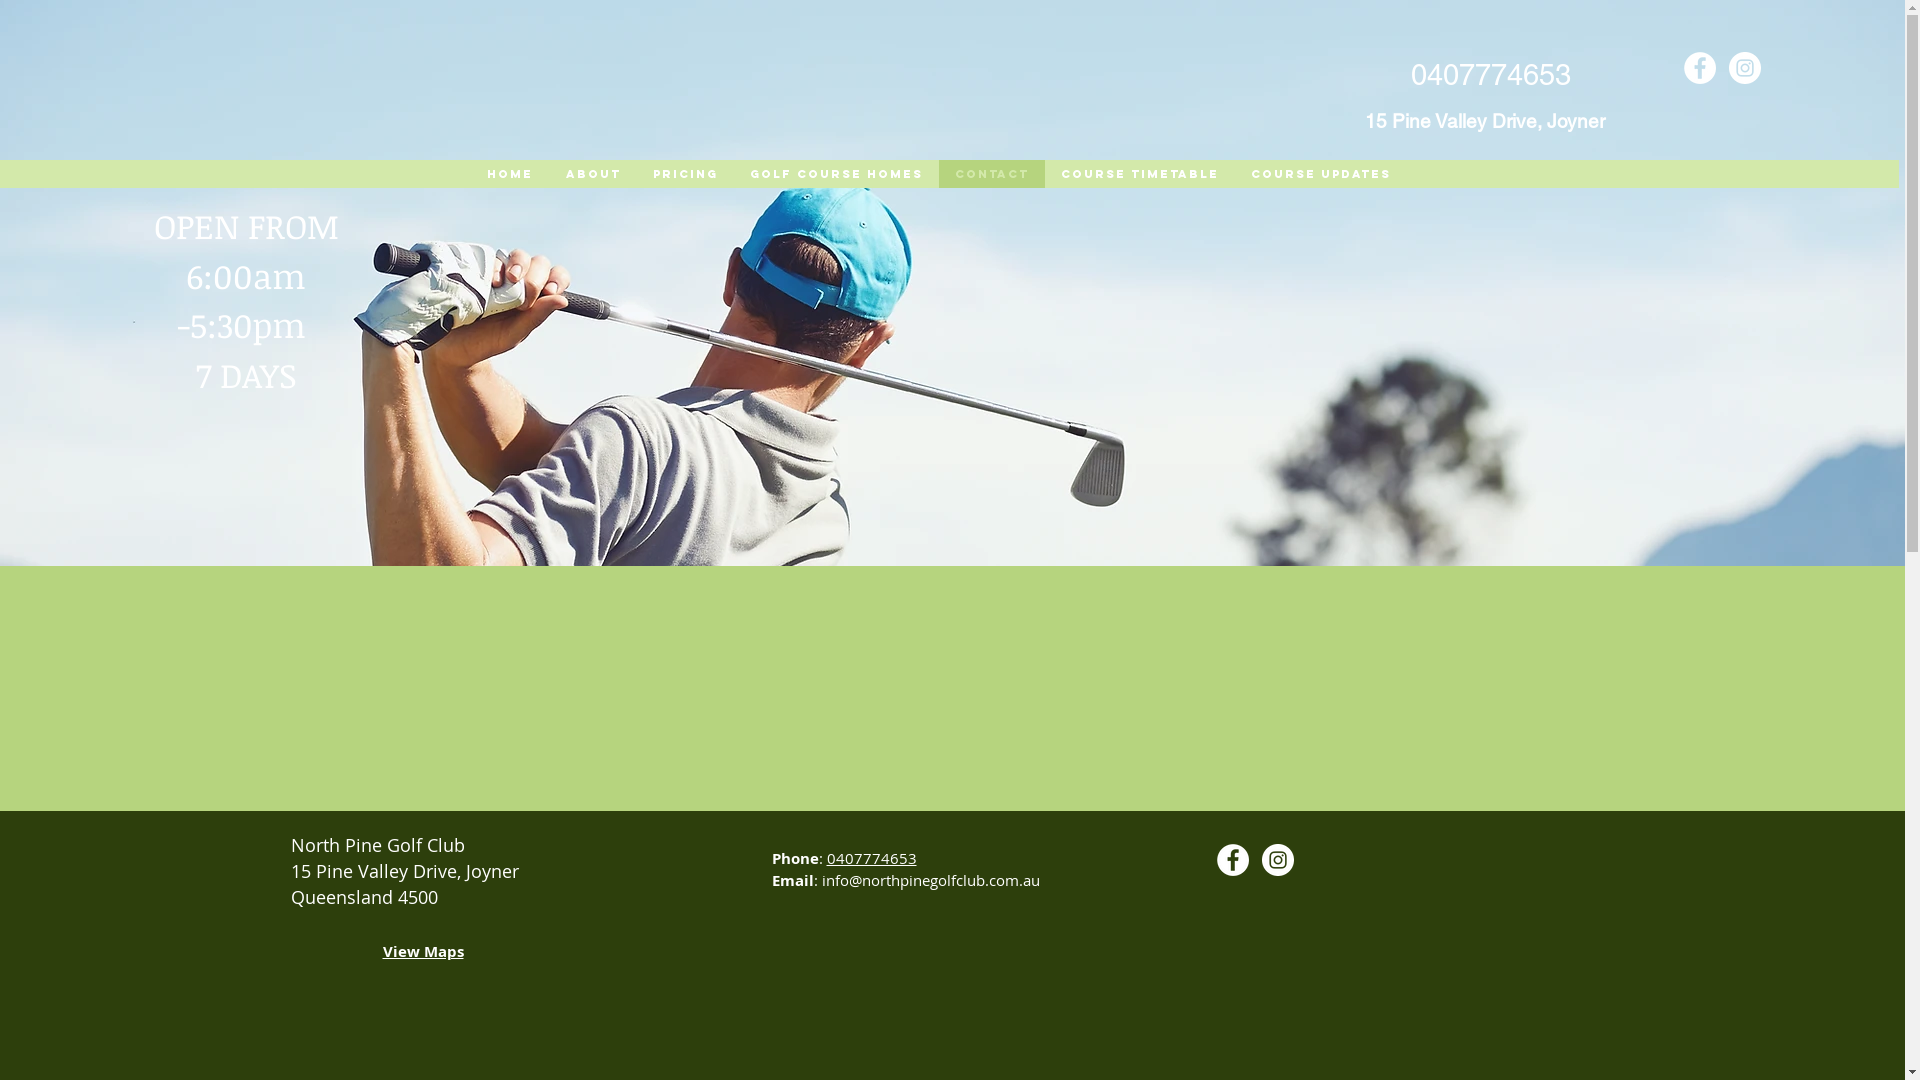 This screenshot has width=1920, height=1080. I want to click on 'View Maps', so click(421, 952).